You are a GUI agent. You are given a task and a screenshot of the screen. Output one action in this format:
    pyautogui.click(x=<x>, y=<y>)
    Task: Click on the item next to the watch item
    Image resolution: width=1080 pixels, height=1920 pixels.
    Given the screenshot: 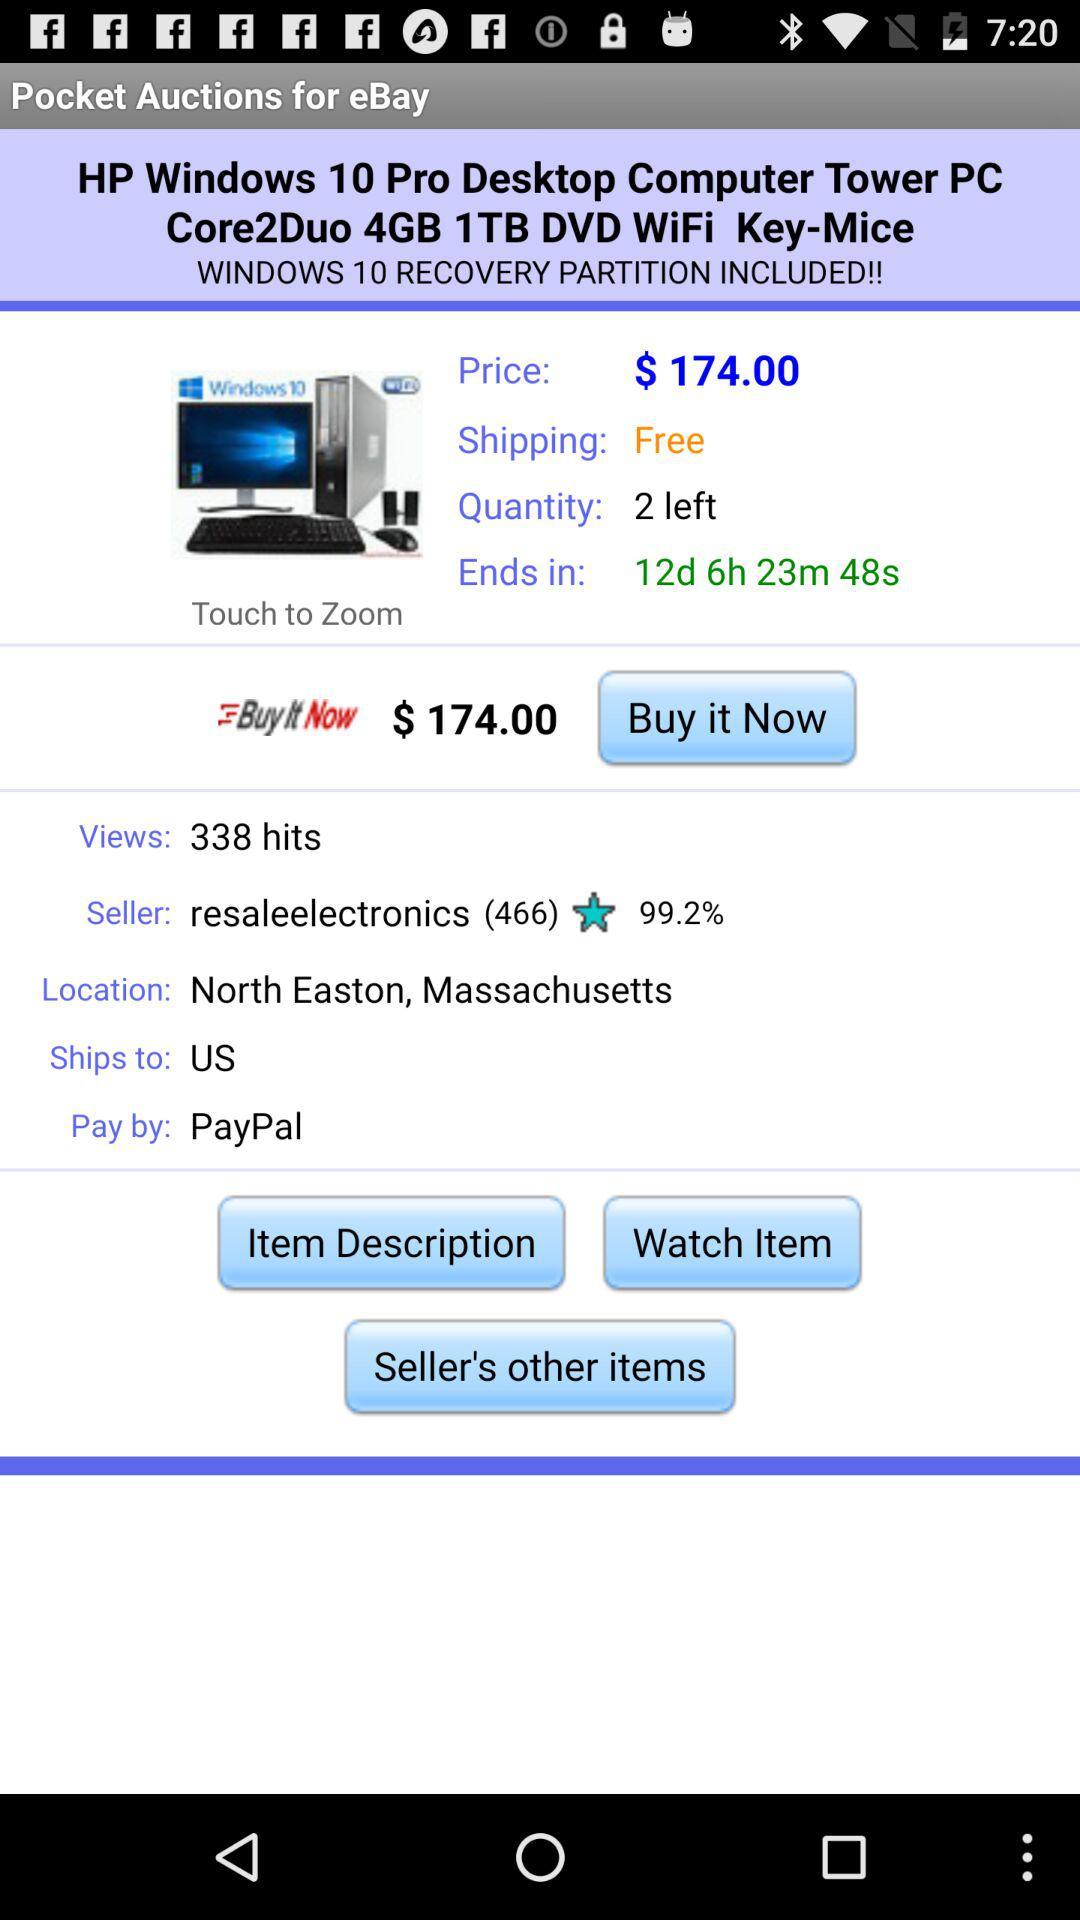 What is the action you would take?
    pyautogui.click(x=391, y=1241)
    